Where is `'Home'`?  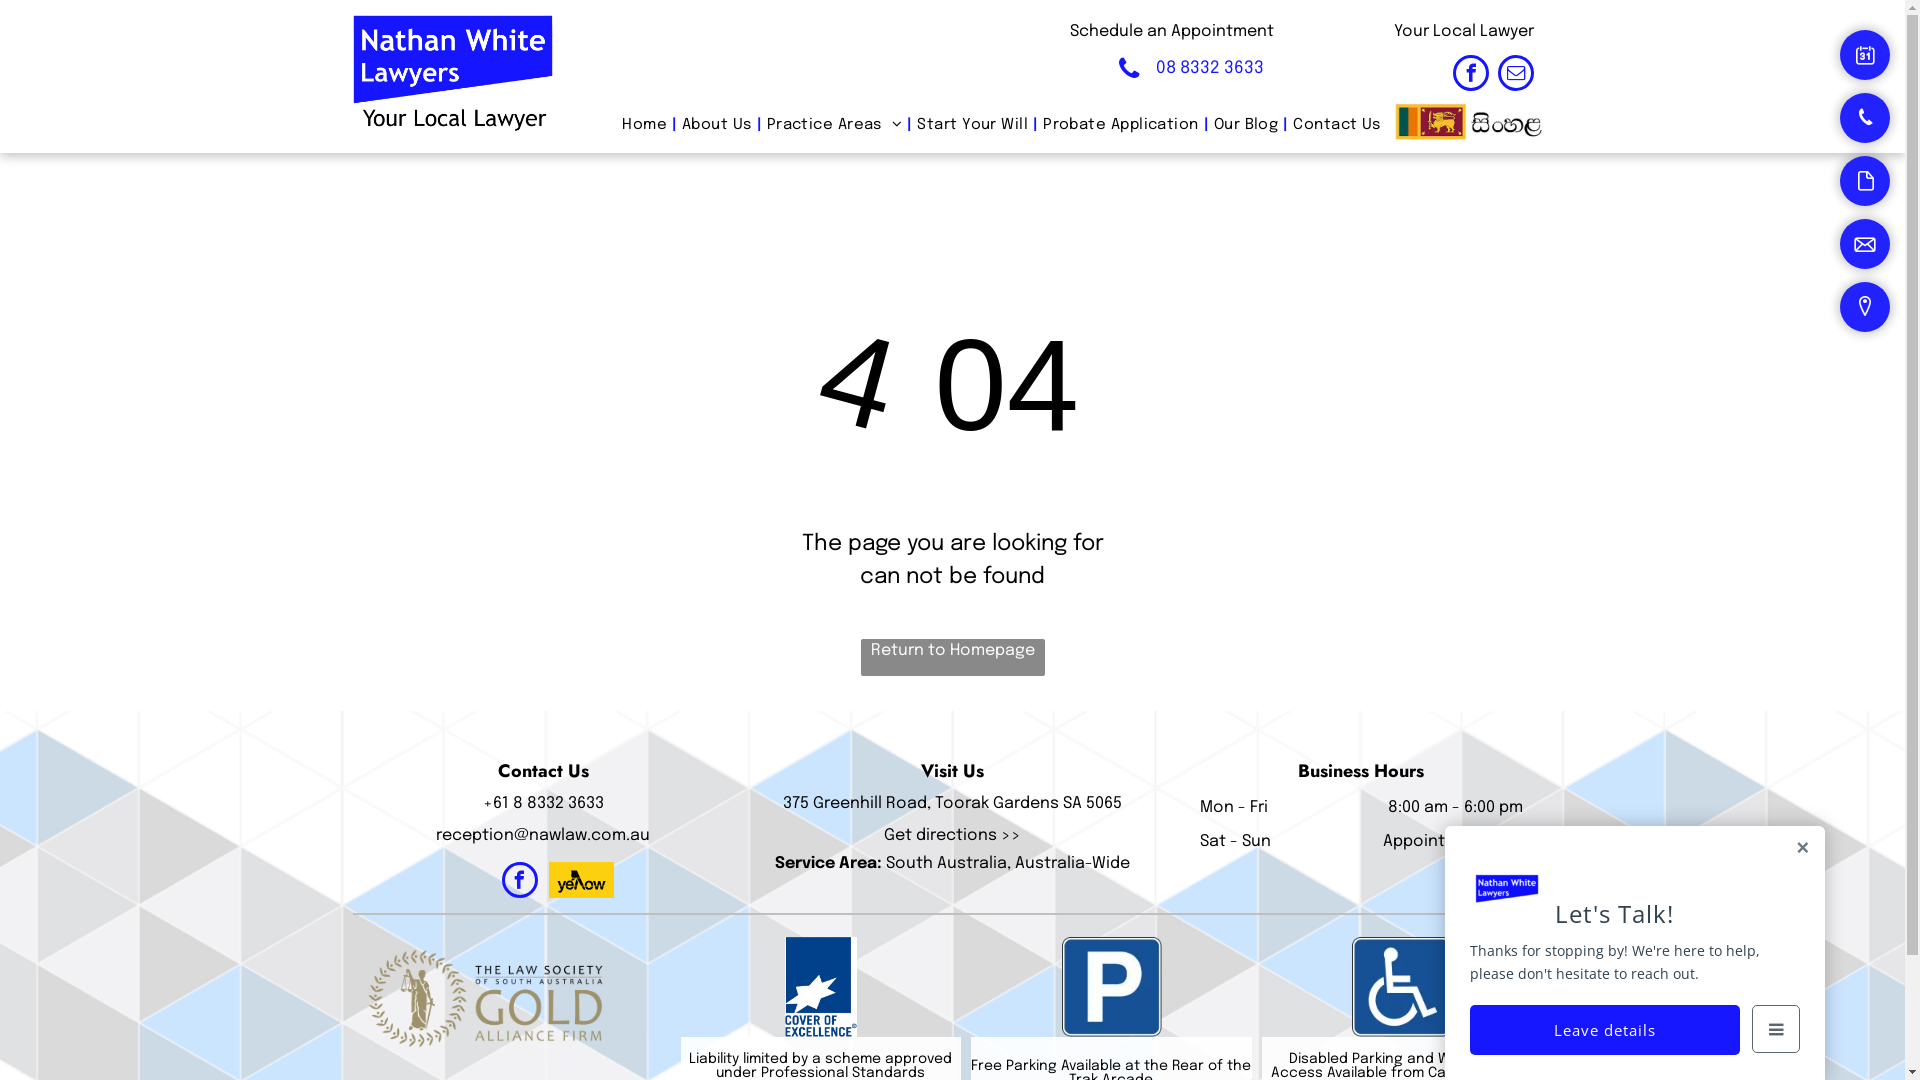 'Home' is located at coordinates (644, 125).